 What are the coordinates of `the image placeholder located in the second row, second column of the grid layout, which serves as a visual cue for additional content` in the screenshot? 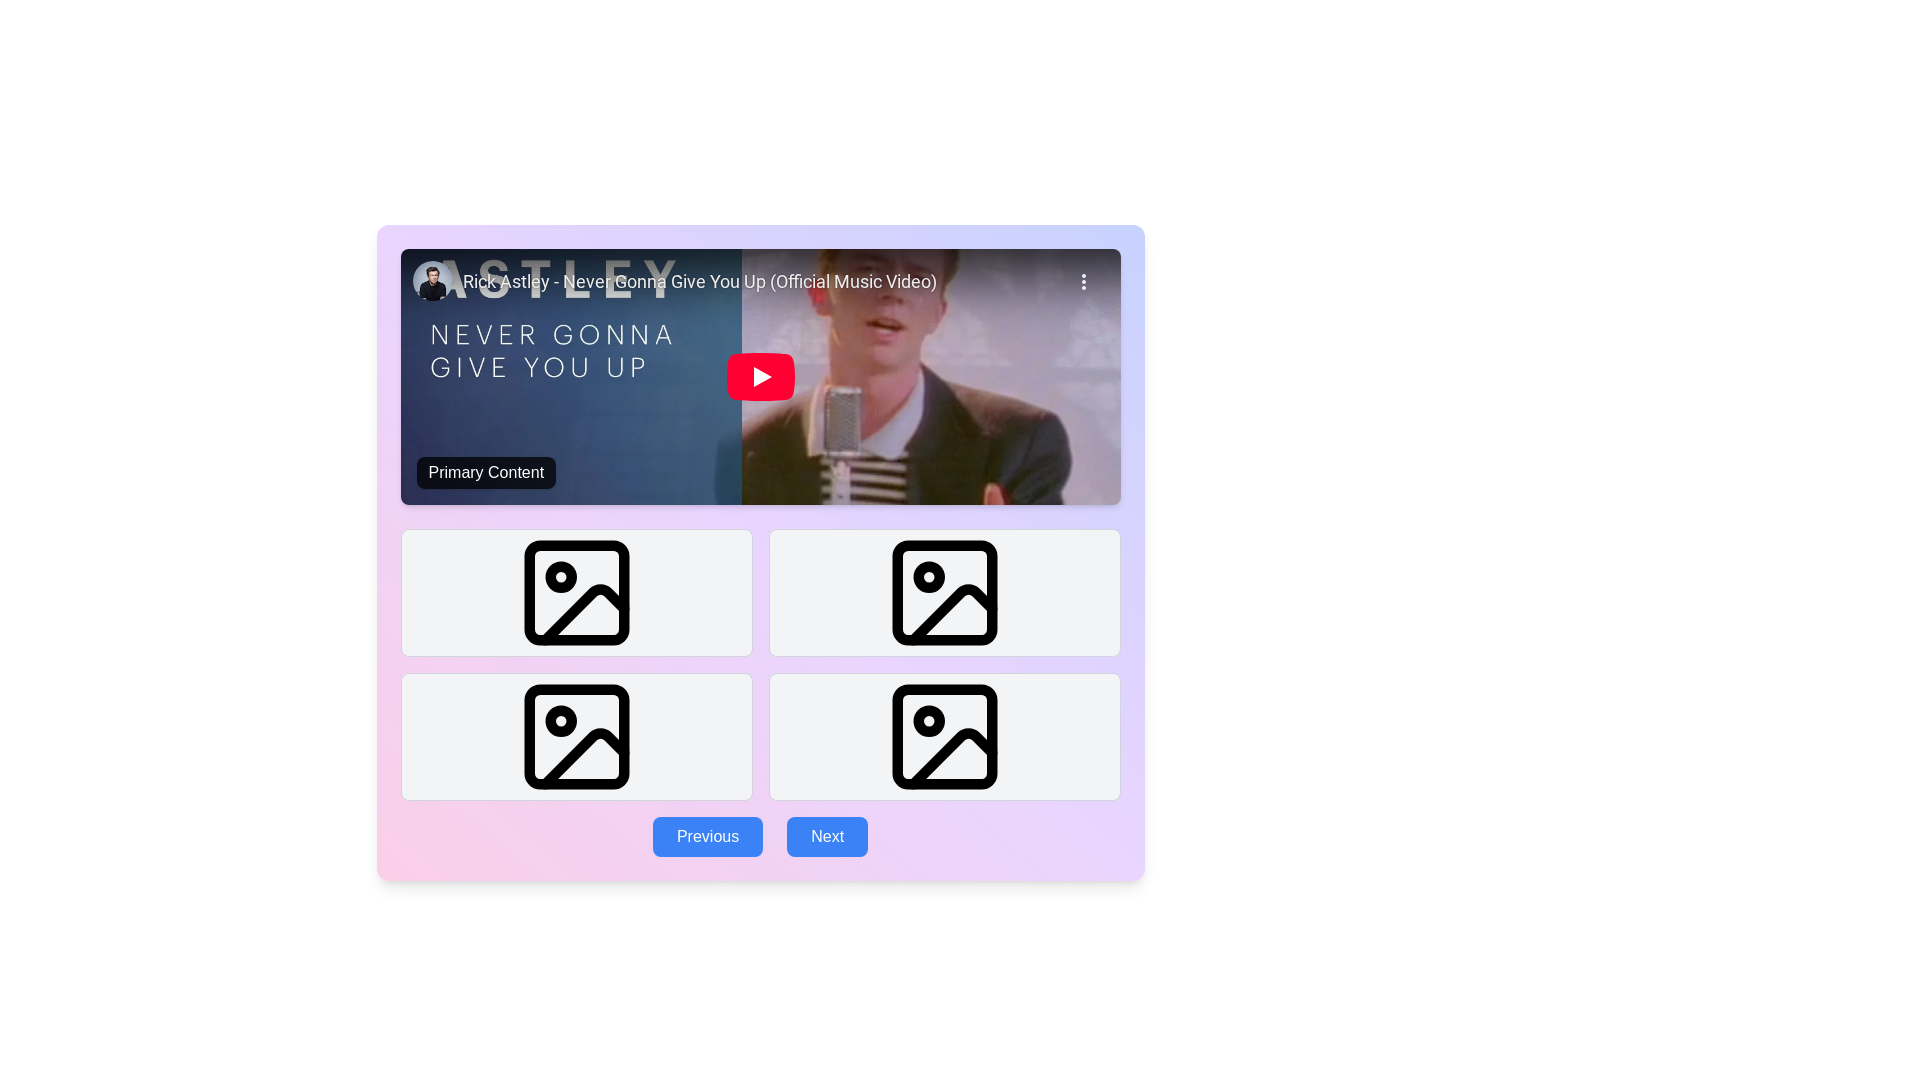 It's located at (943, 736).